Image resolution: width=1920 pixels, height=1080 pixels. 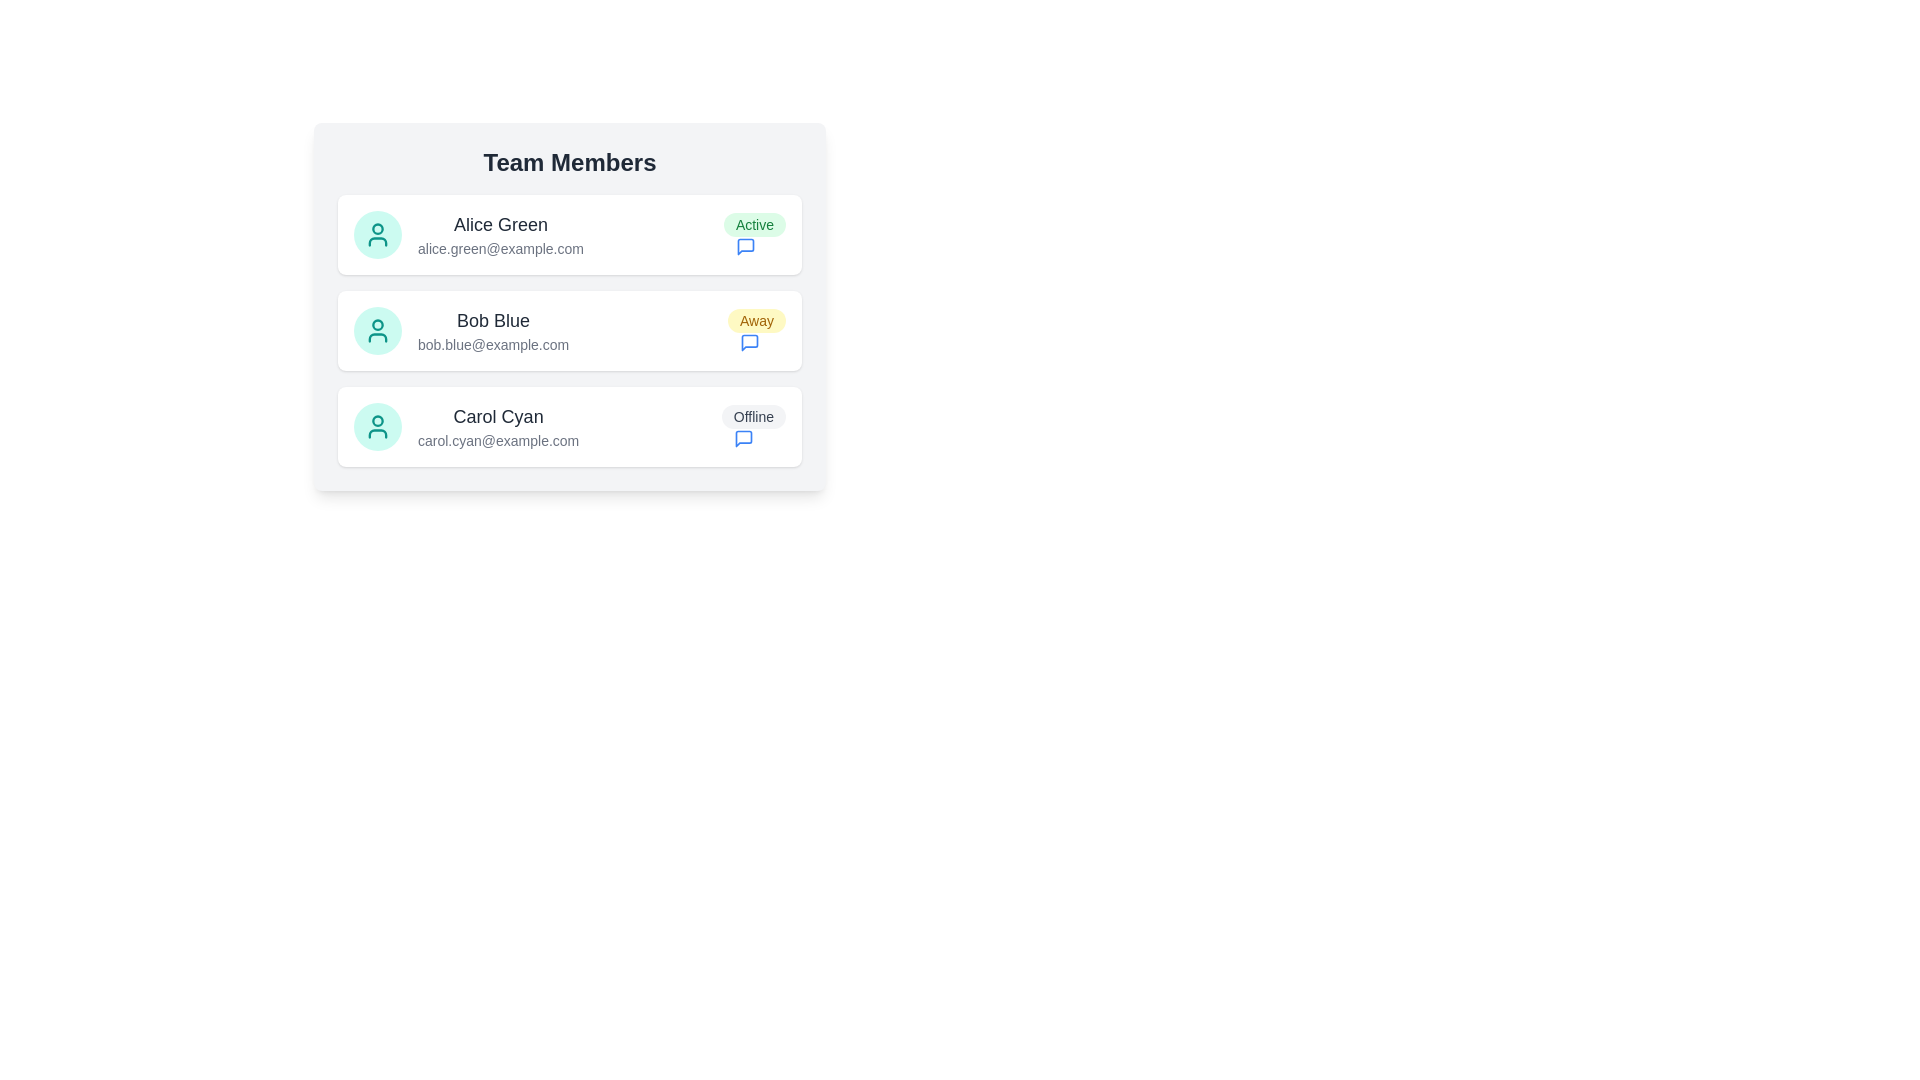 What do you see at coordinates (498, 415) in the screenshot?
I see `the text label displaying the name of the team member in the third row of the team member list` at bounding box center [498, 415].